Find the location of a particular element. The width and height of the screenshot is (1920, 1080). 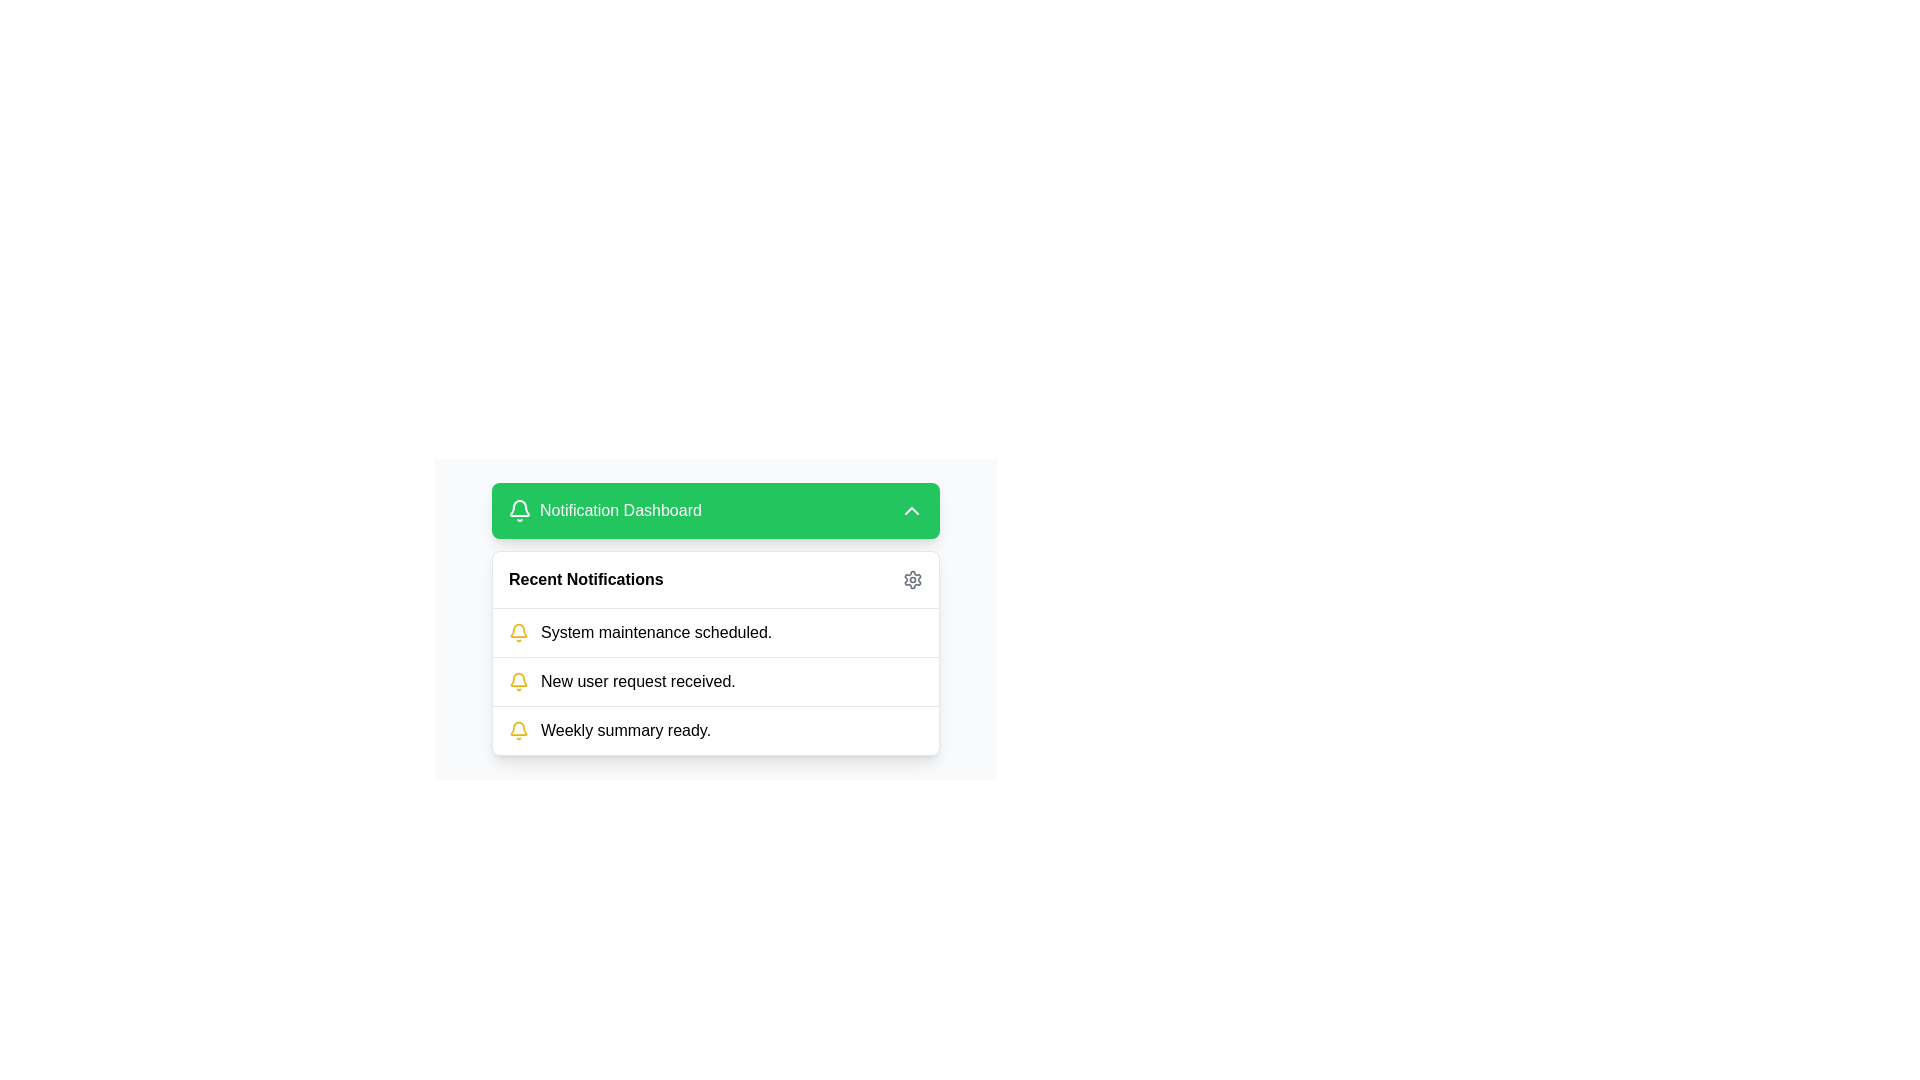

the 'Notification Dashboard' header bar with icons is located at coordinates (715, 617).